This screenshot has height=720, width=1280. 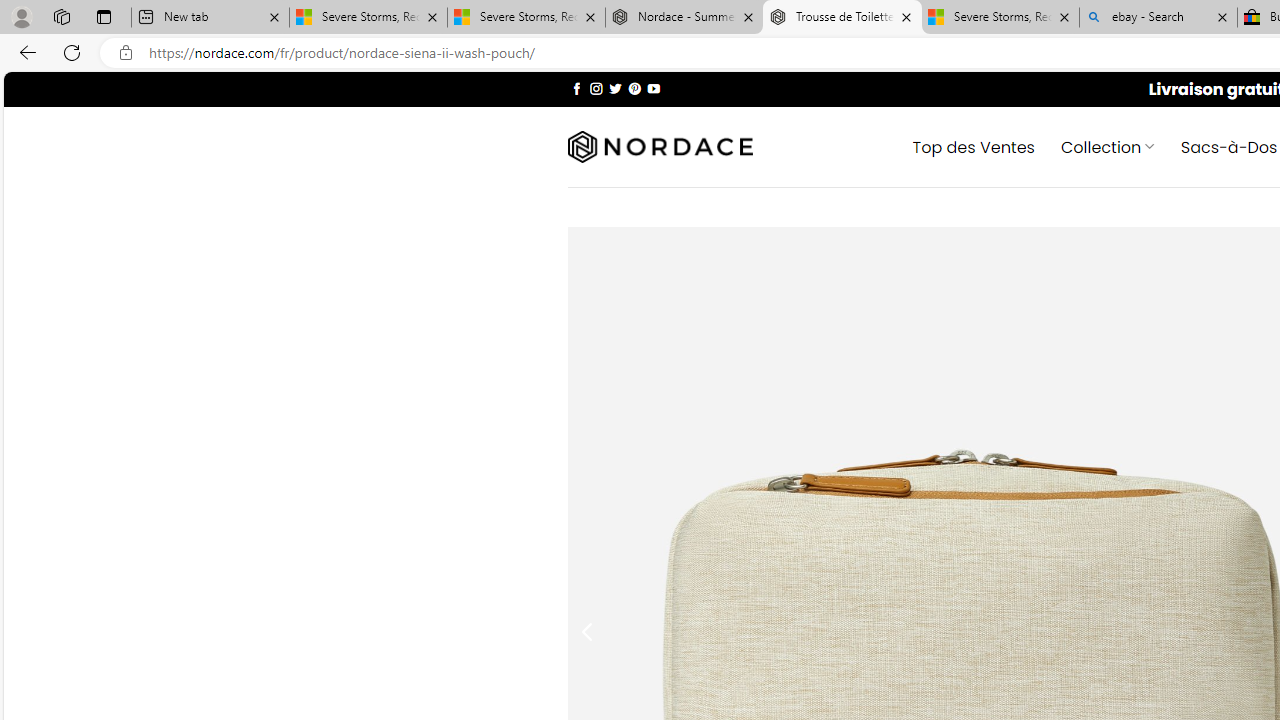 I want to click on 'Nous suivre sur Twitter', so click(x=614, y=87).